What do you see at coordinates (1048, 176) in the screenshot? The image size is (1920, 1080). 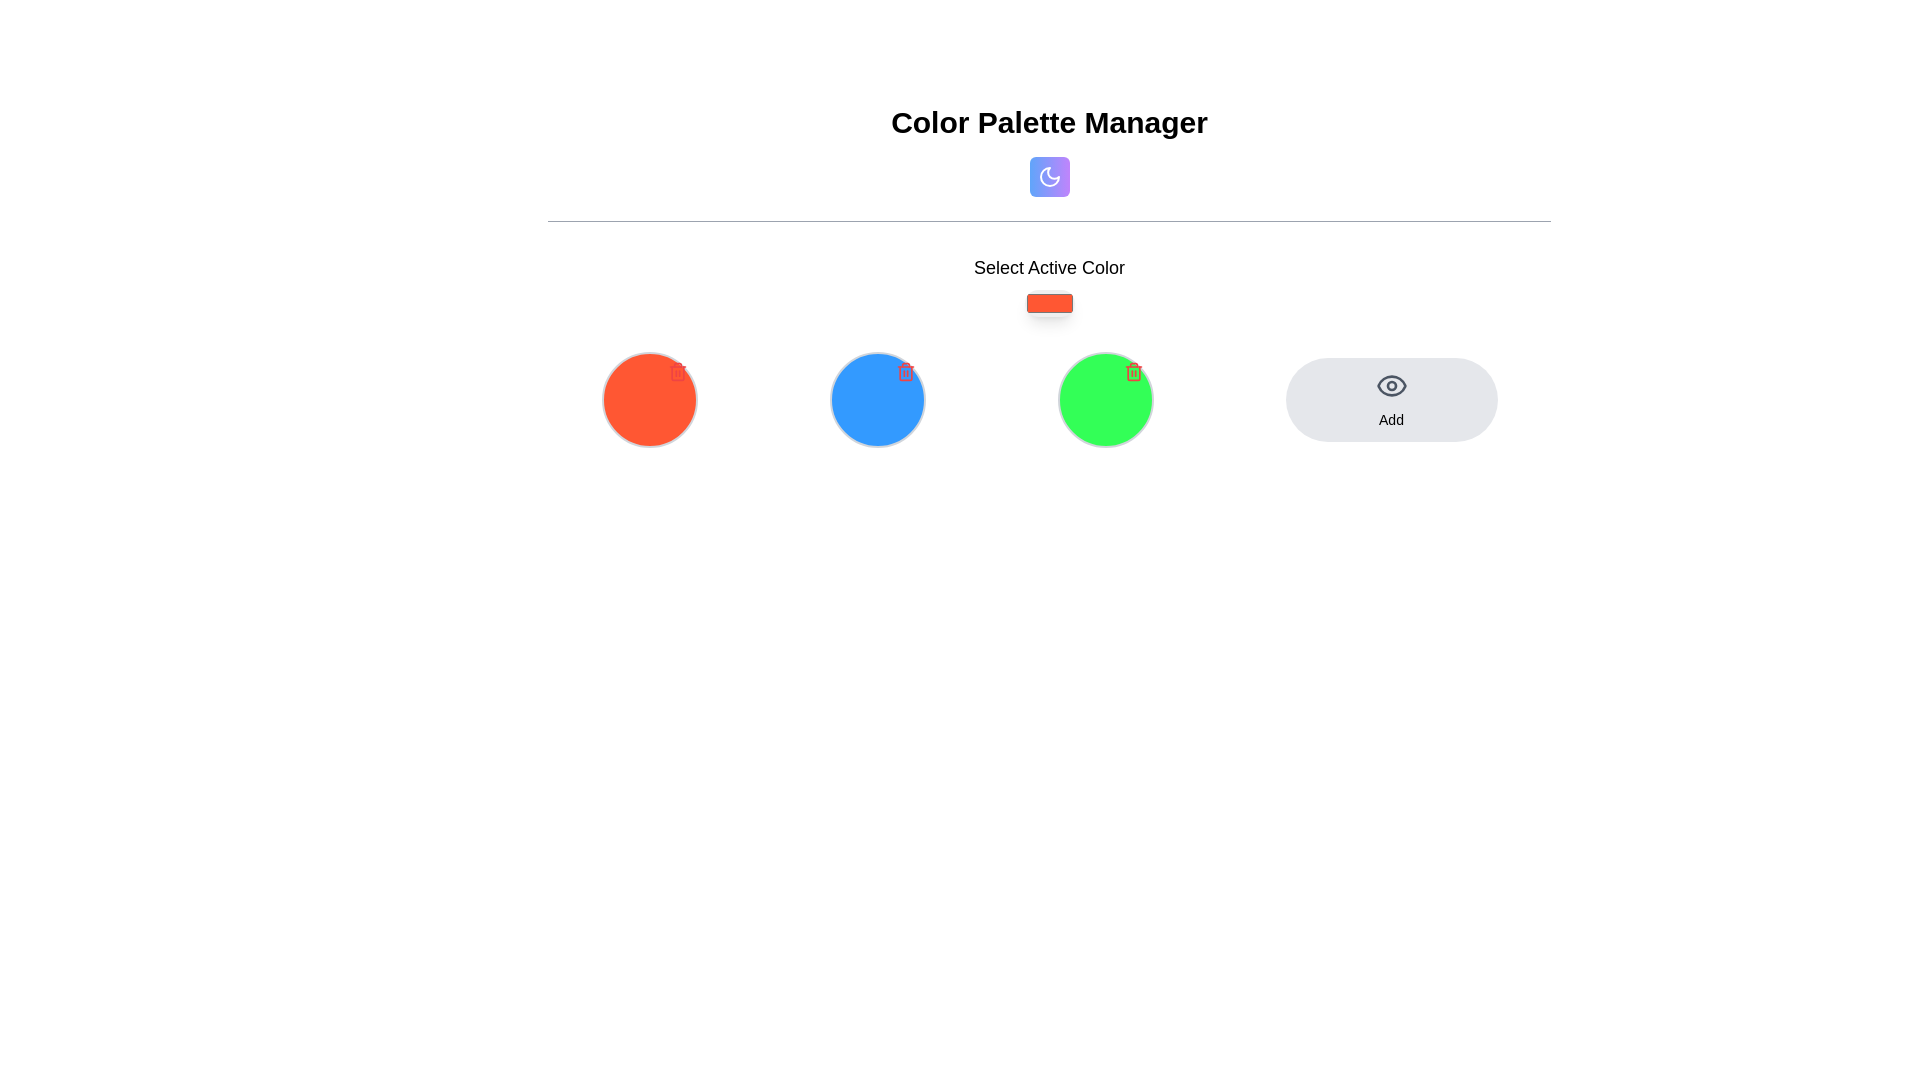 I see `the icon representing night mode or styling consistency, located at the top-middle of the interface under the title 'Color Palette Manager'` at bounding box center [1048, 176].